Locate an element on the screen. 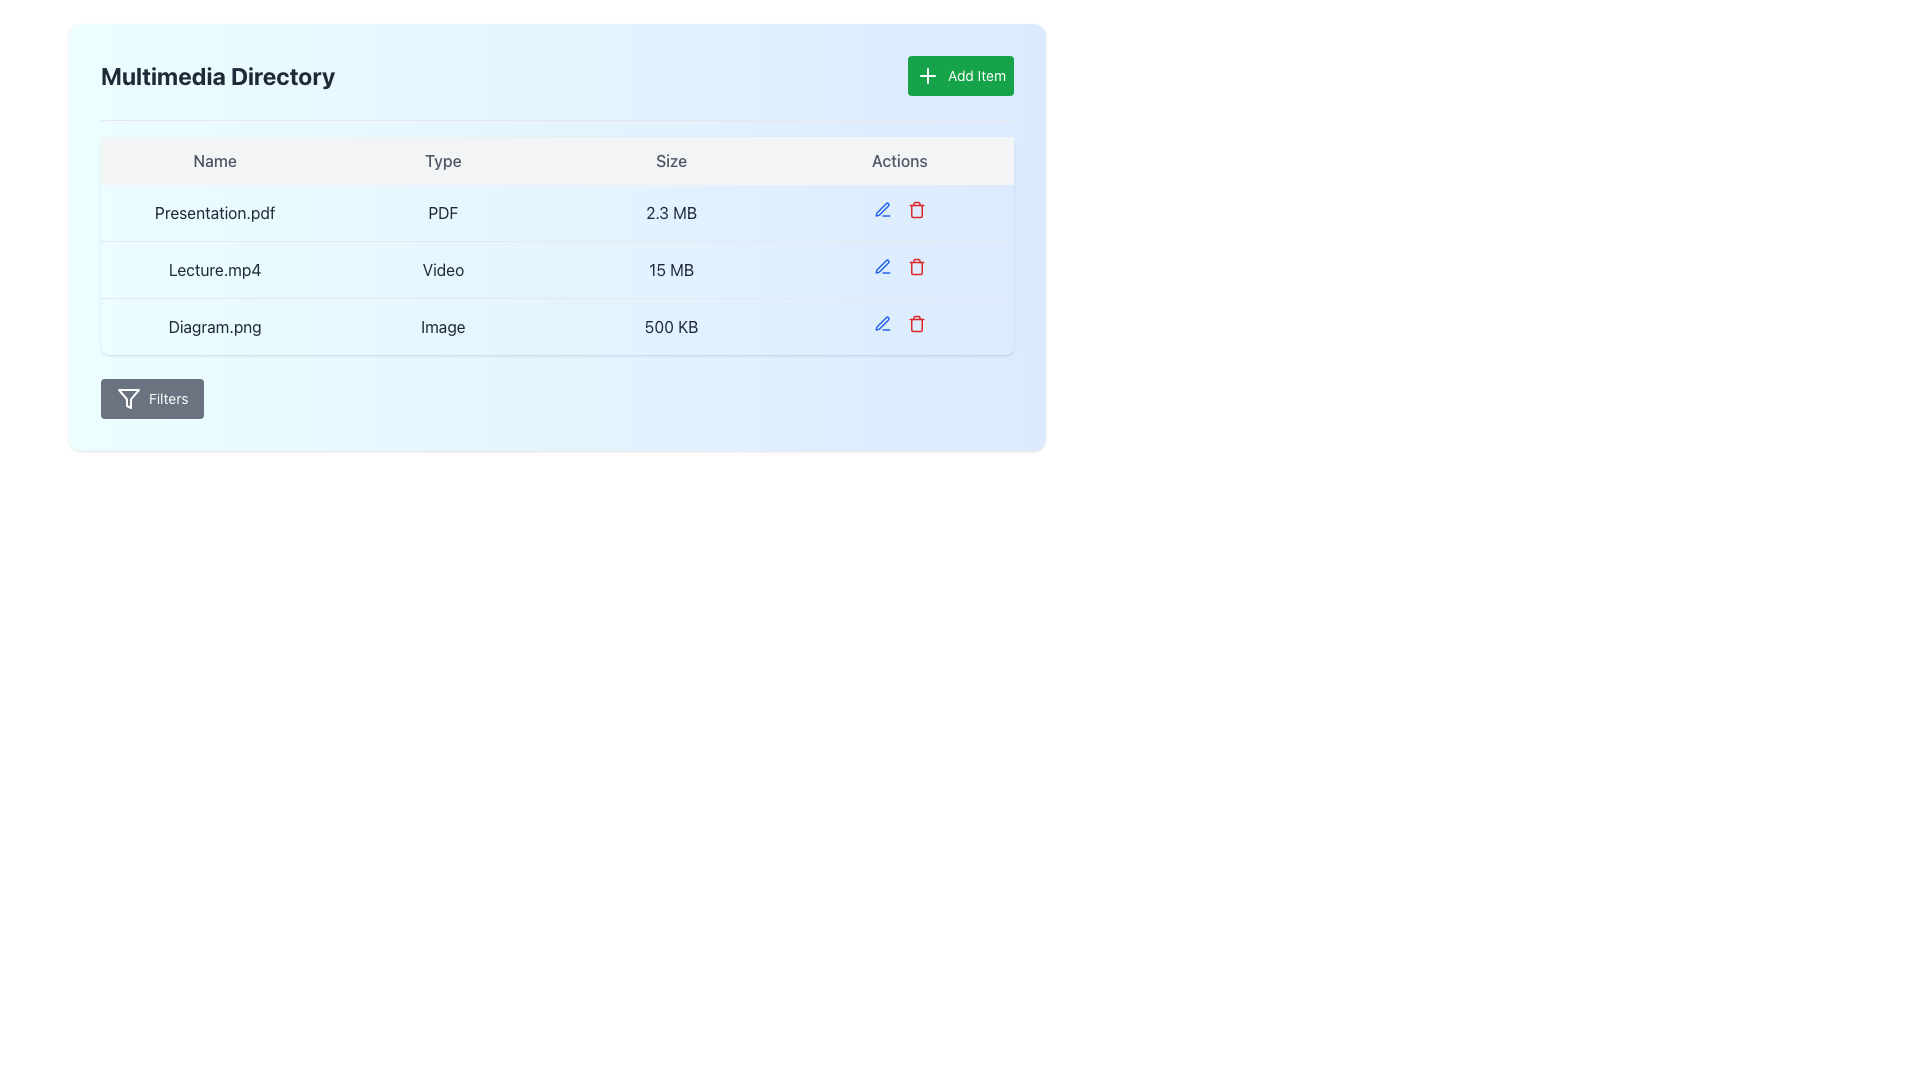  the 'Add Item' button with a green background and white text is located at coordinates (961, 75).